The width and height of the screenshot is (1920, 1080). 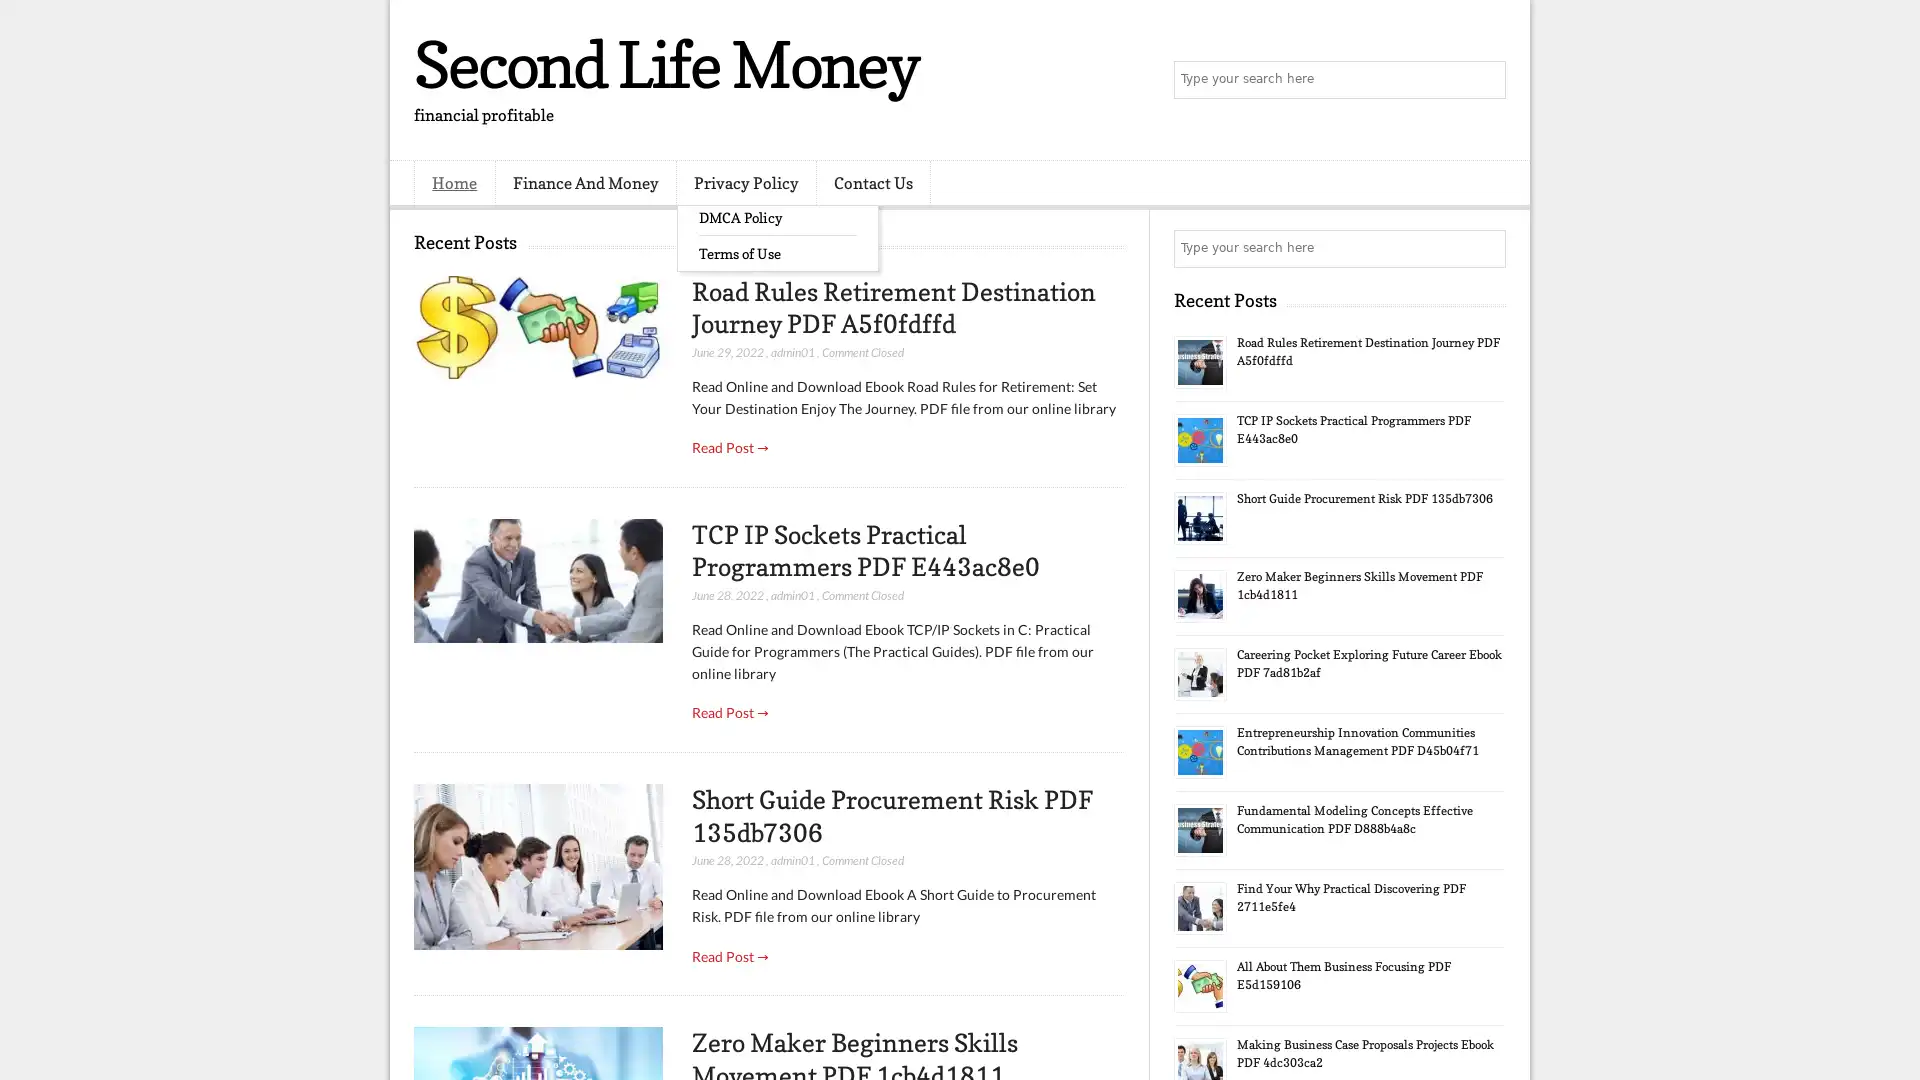 What do you see at coordinates (1485, 248) in the screenshot?
I see `Search` at bounding box center [1485, 248].